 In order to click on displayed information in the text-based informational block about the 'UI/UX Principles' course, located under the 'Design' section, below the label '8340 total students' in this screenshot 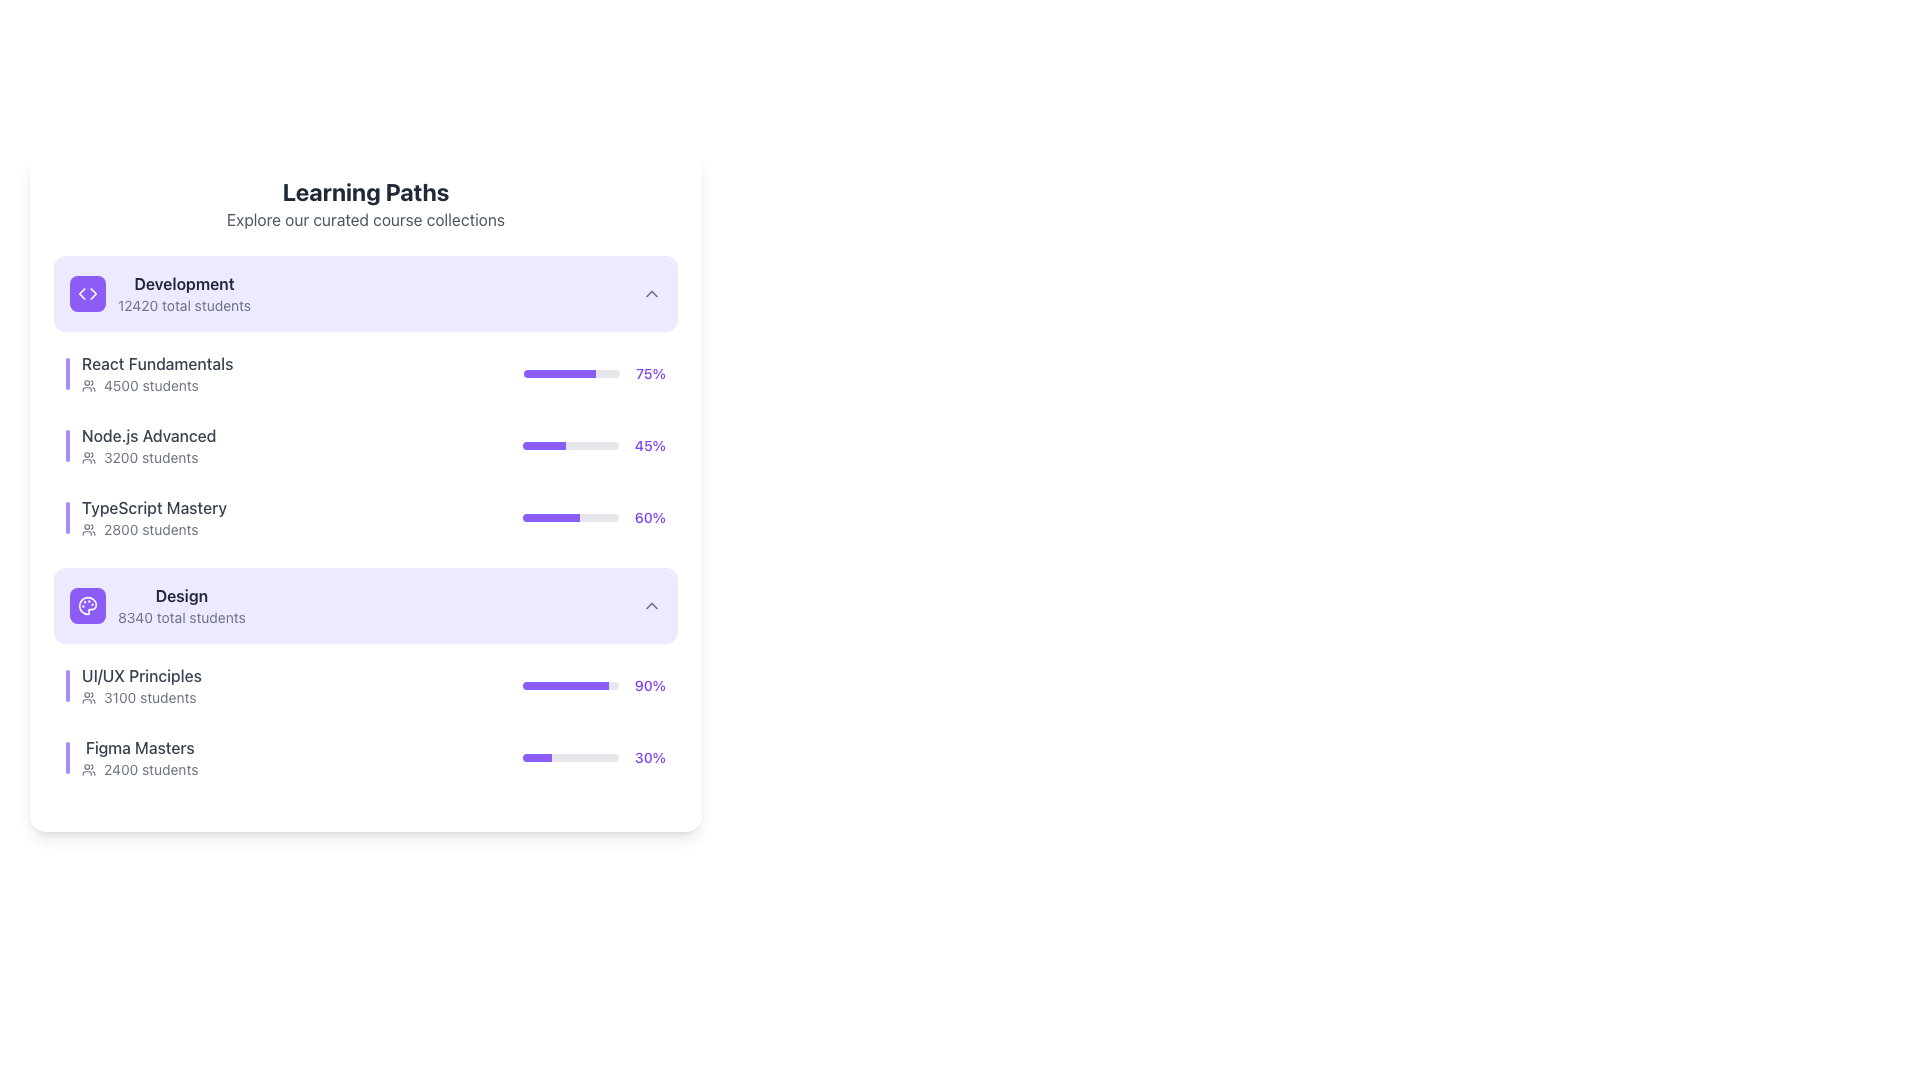, I will do `click(140, 685)`.